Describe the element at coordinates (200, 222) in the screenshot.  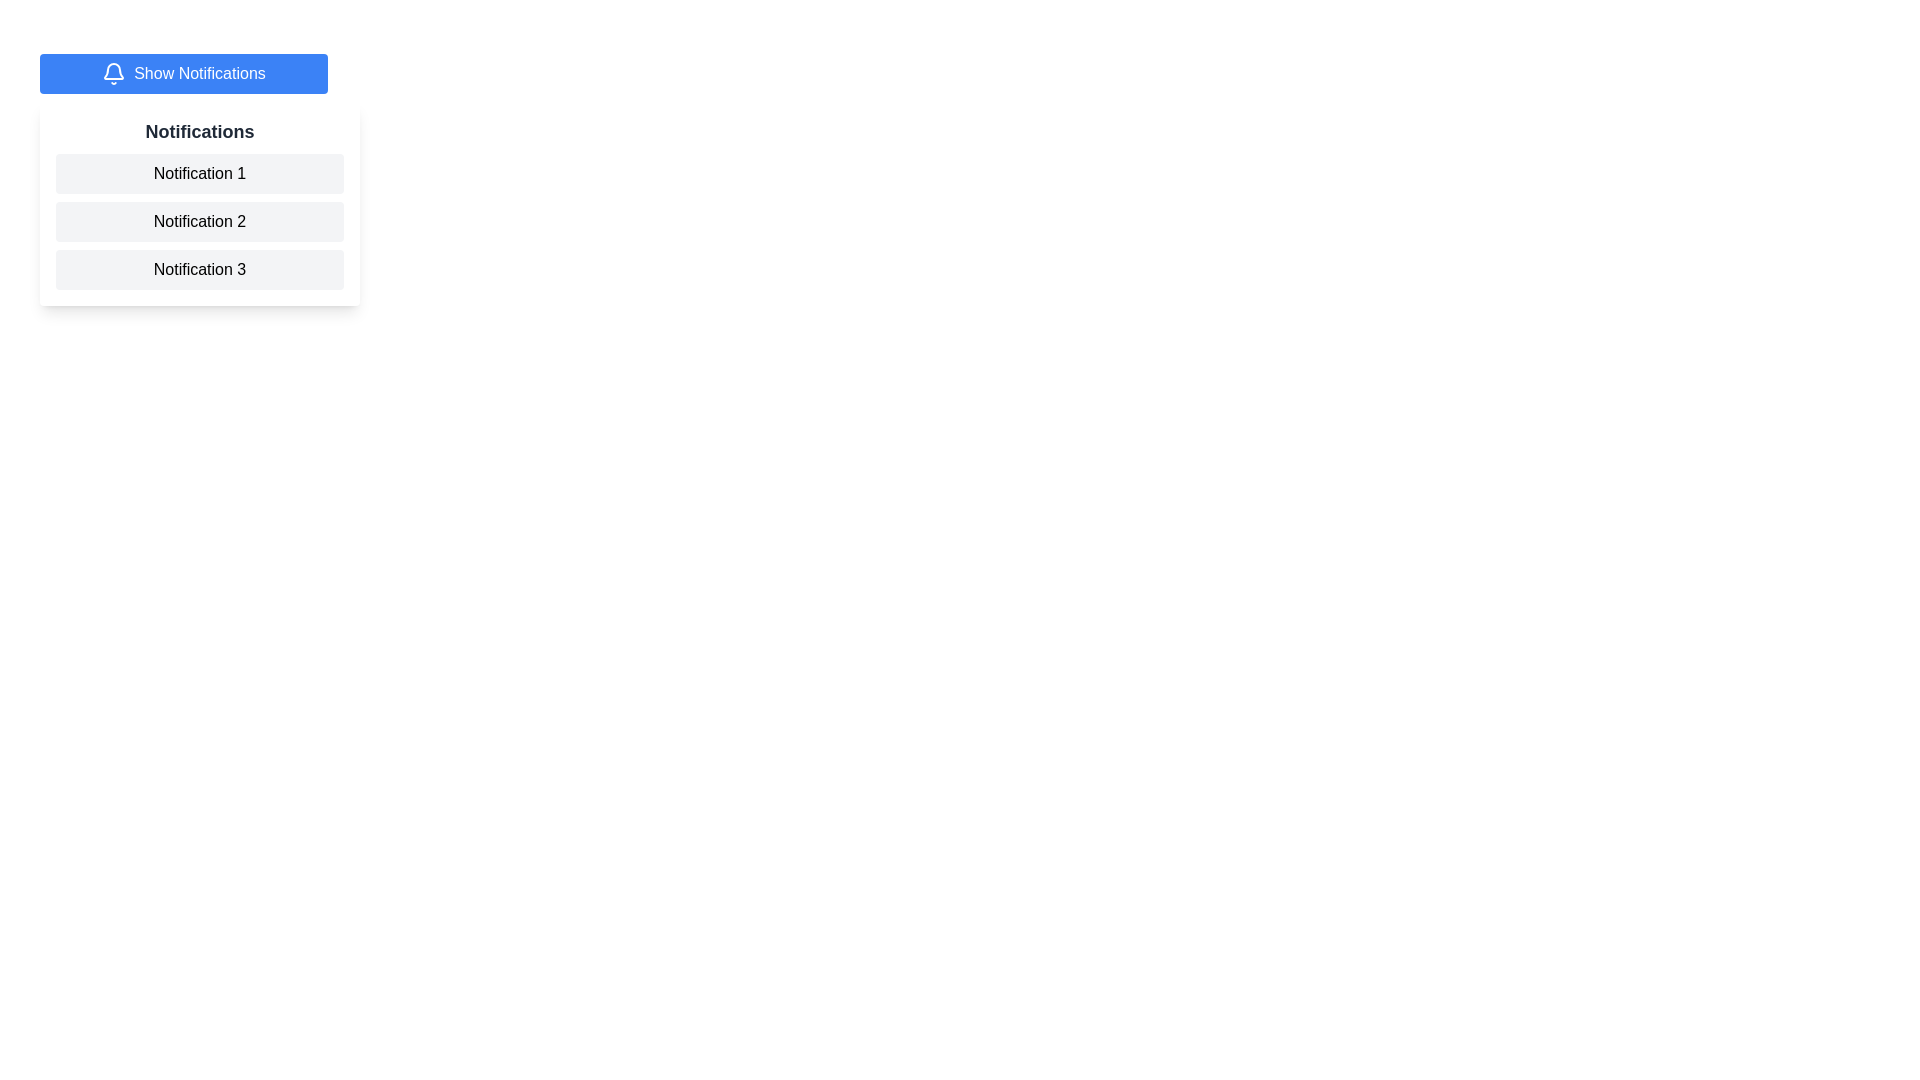
I see `the second notification item, which has a light gray background and contains the text 'Notification 2'` at that location.